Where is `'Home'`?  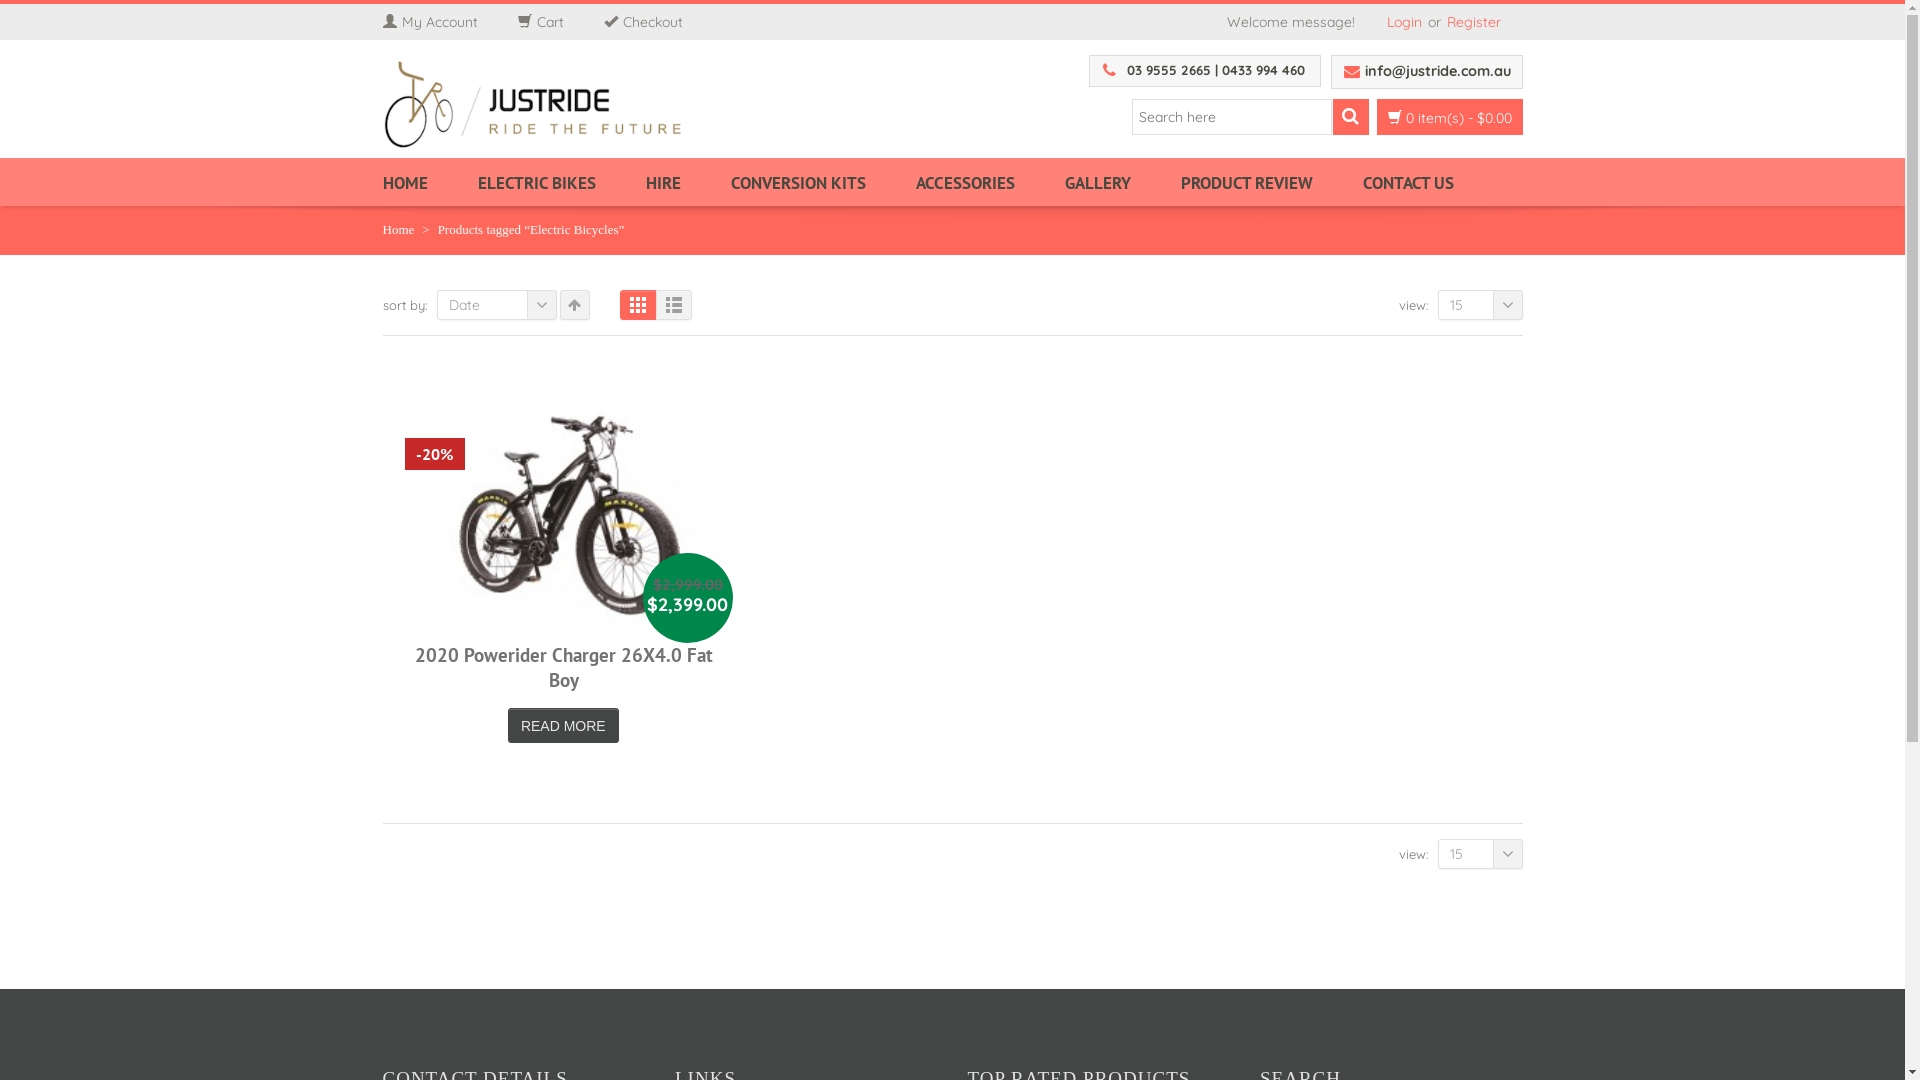
'Home' is located at coordinates (382, 228).